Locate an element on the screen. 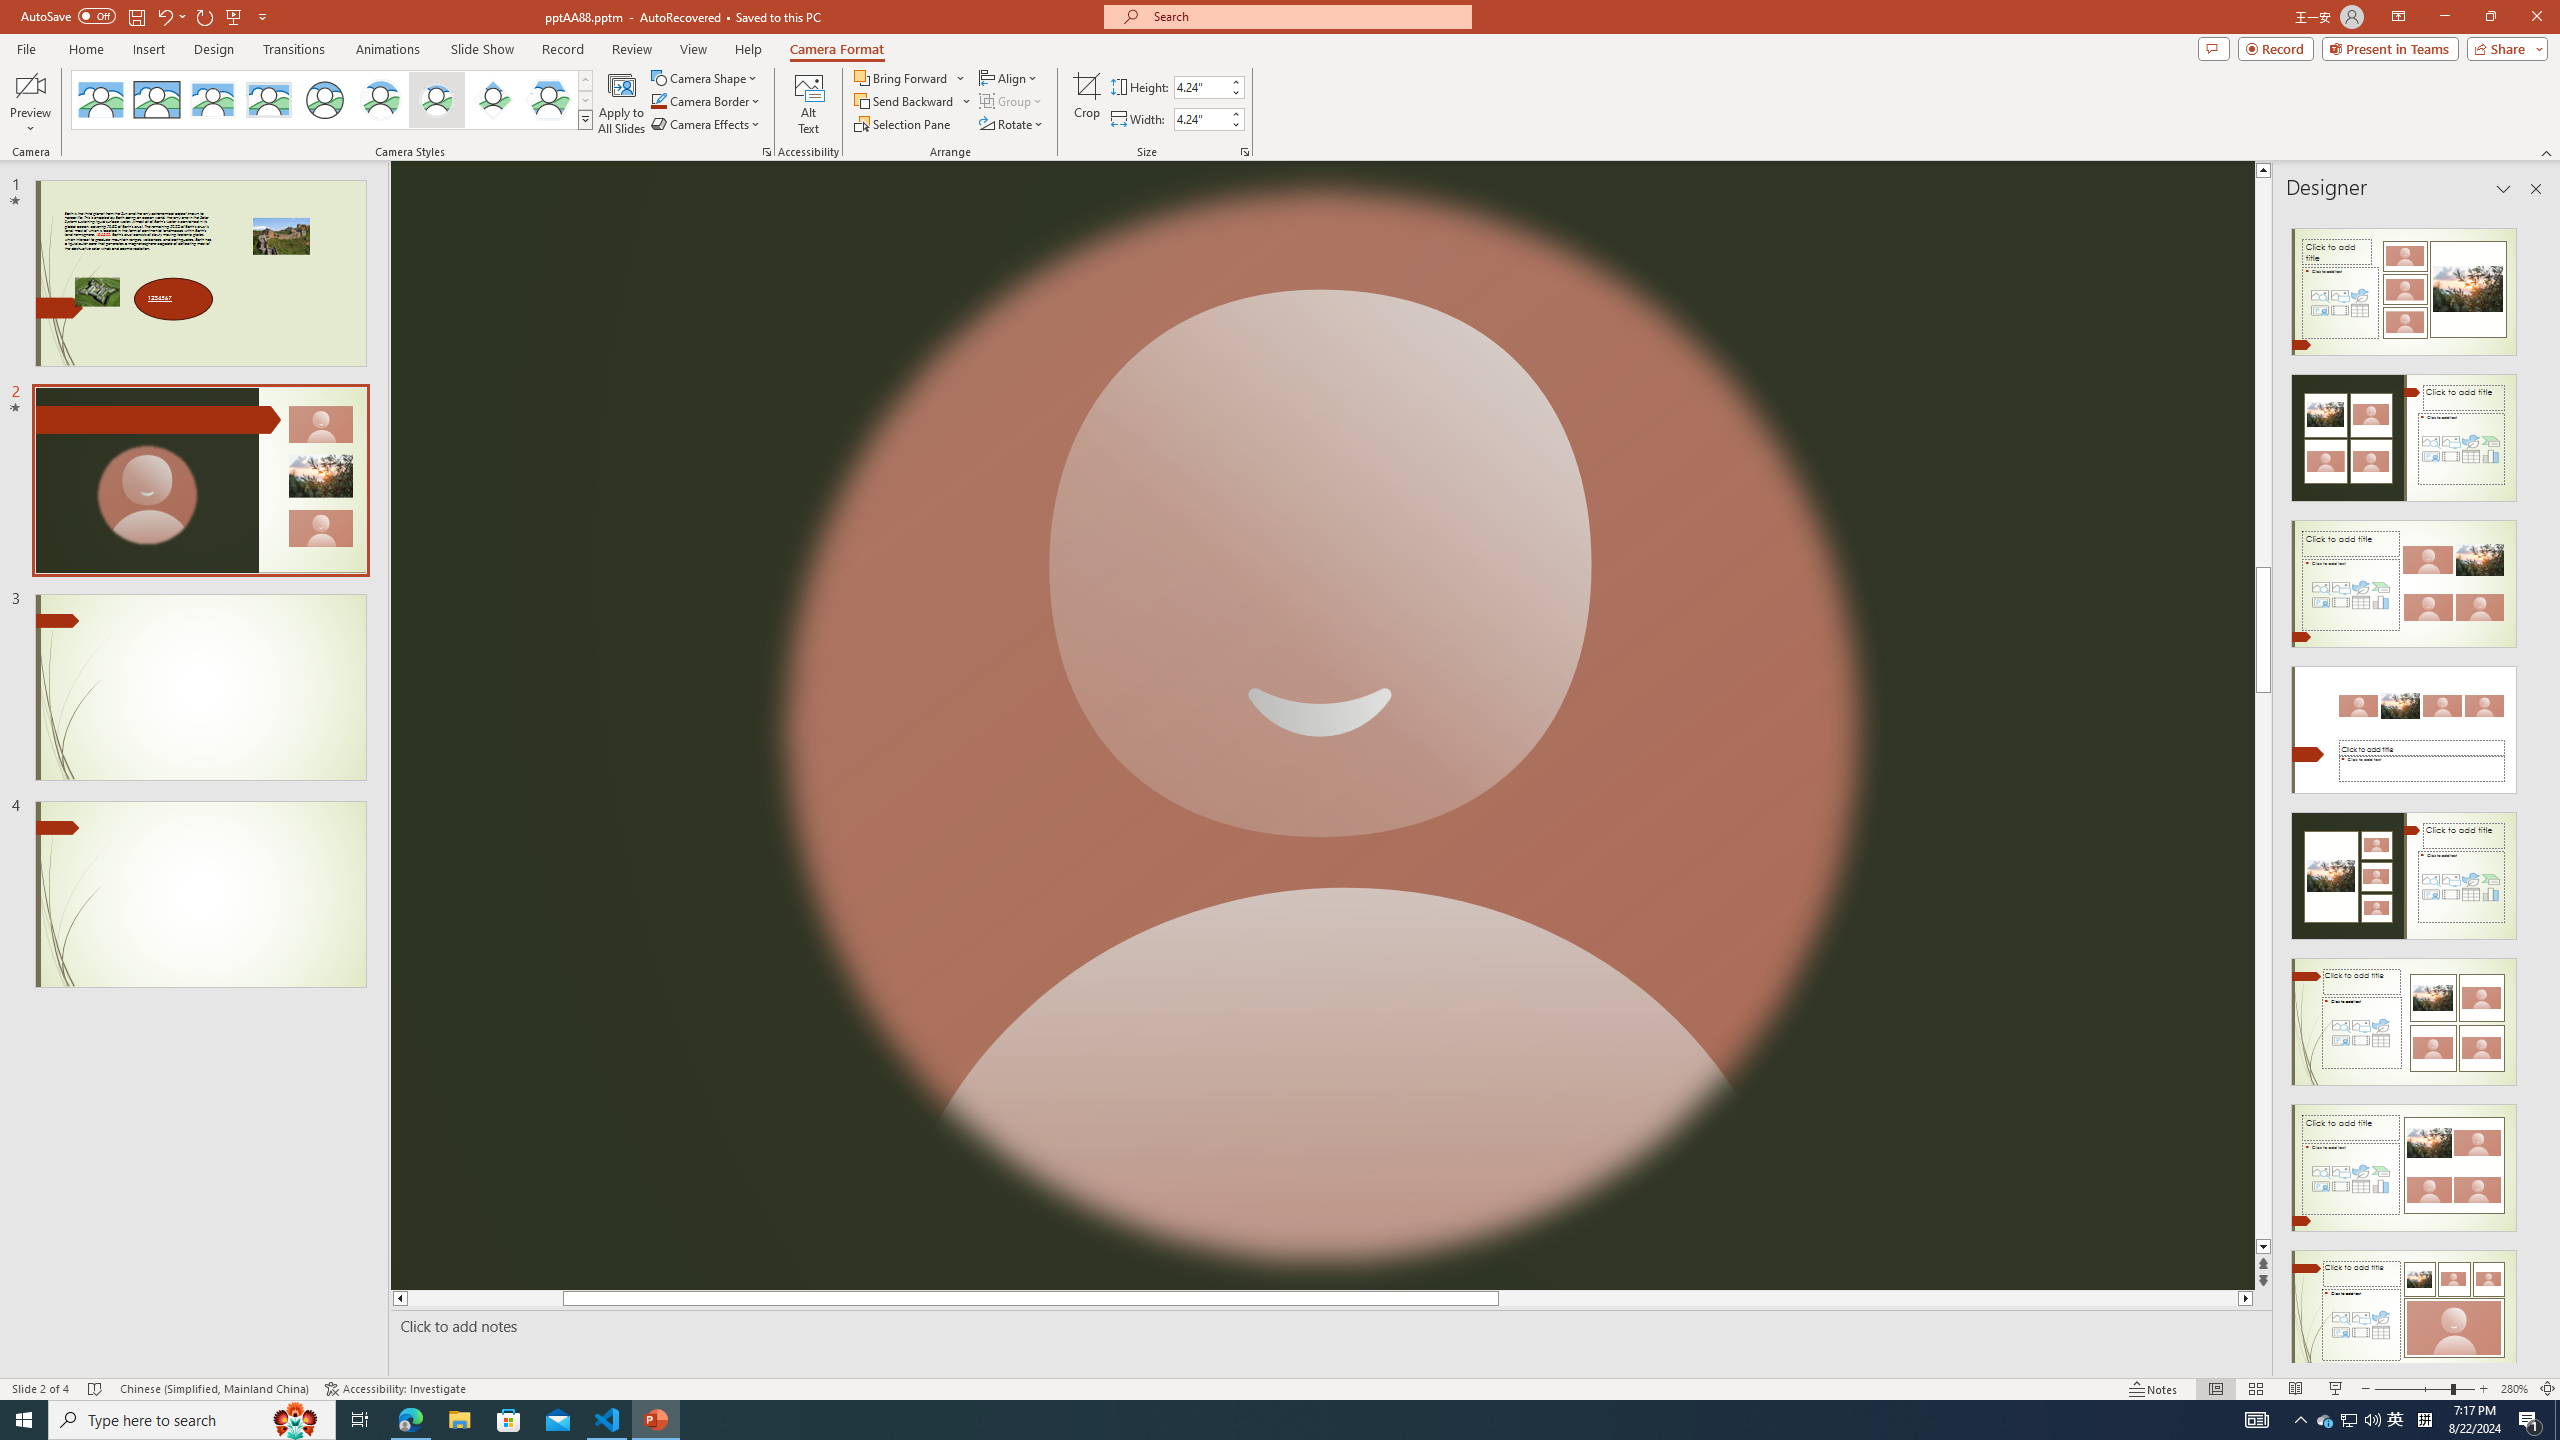  'Zoom 280%' is located at coordinates (2515, 1389).